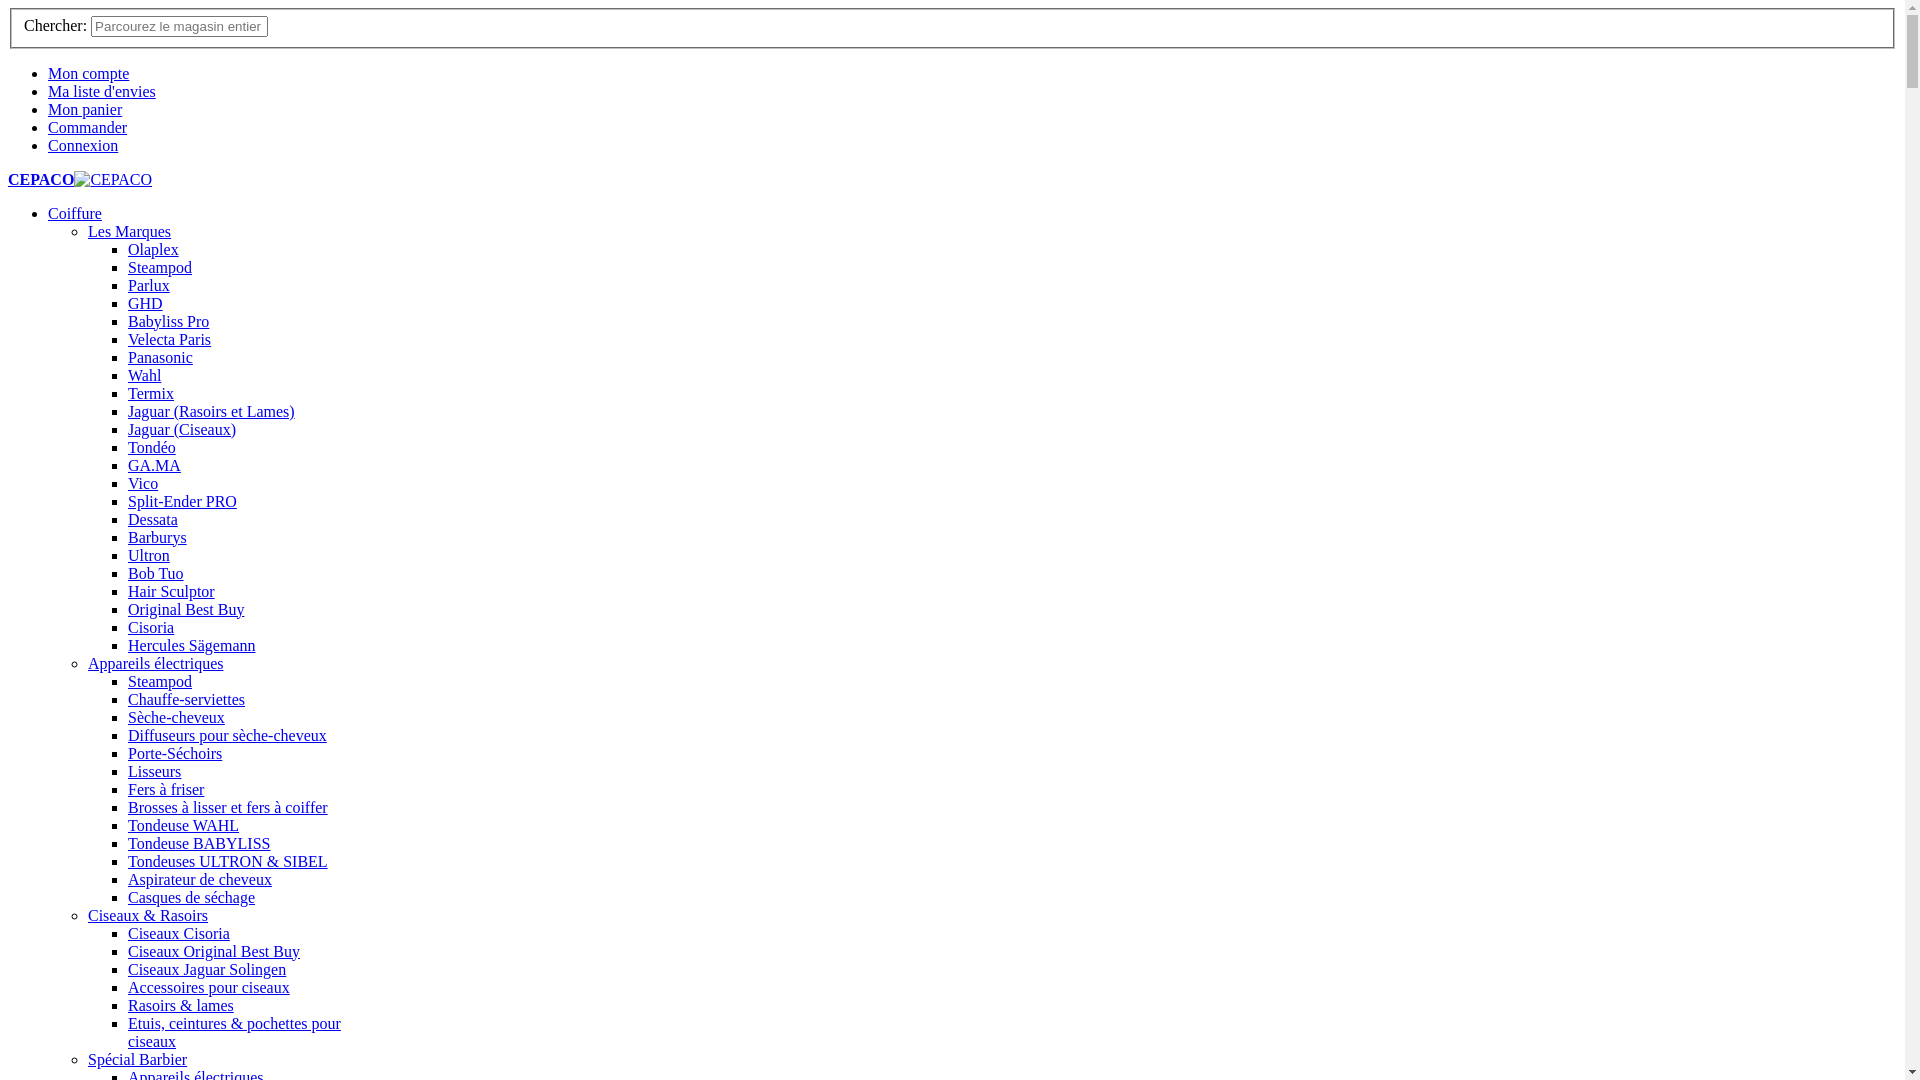  What do you see at coordinates (86, 127) in the screenshot?
I see `'Commander'` at bounding box center [86, 127].